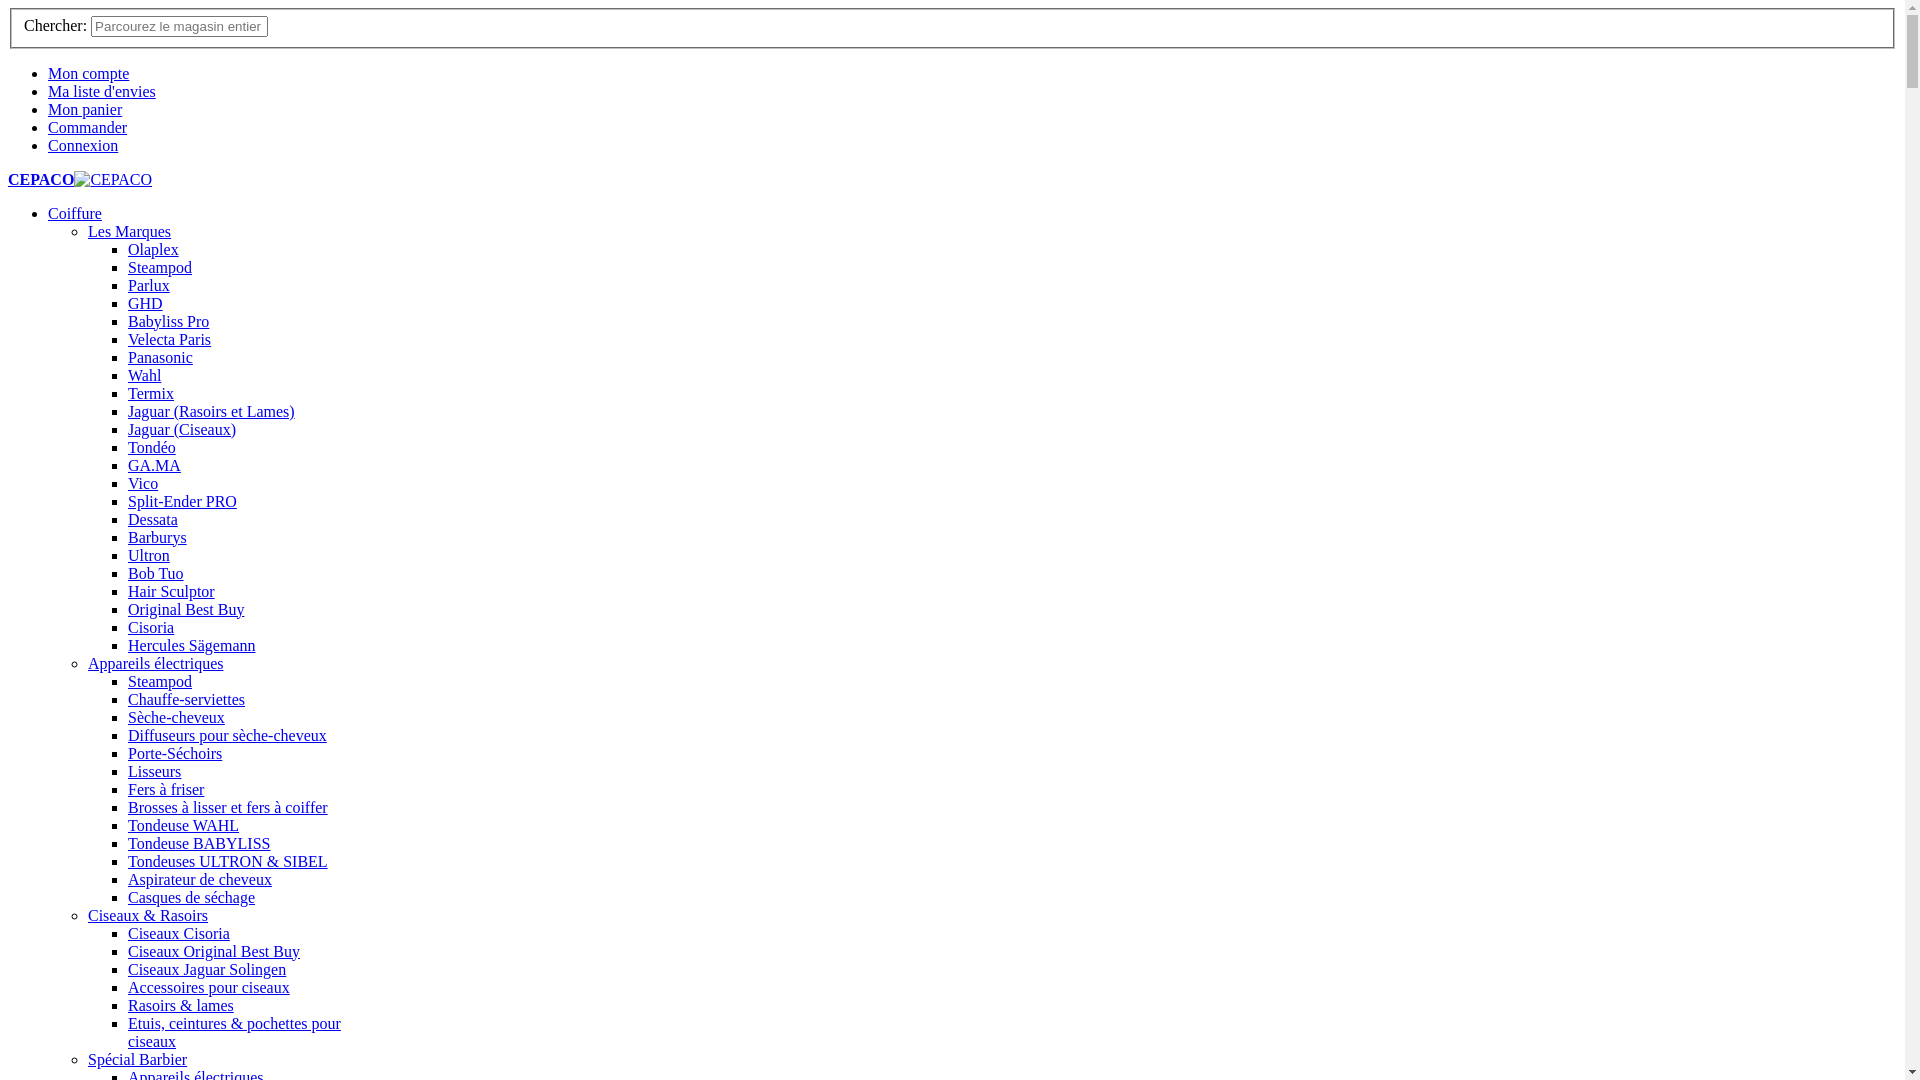  What do you see at coordinates (86, 127) in the screenshot?
I see `'Commander'` at bounding box center [86, 127].